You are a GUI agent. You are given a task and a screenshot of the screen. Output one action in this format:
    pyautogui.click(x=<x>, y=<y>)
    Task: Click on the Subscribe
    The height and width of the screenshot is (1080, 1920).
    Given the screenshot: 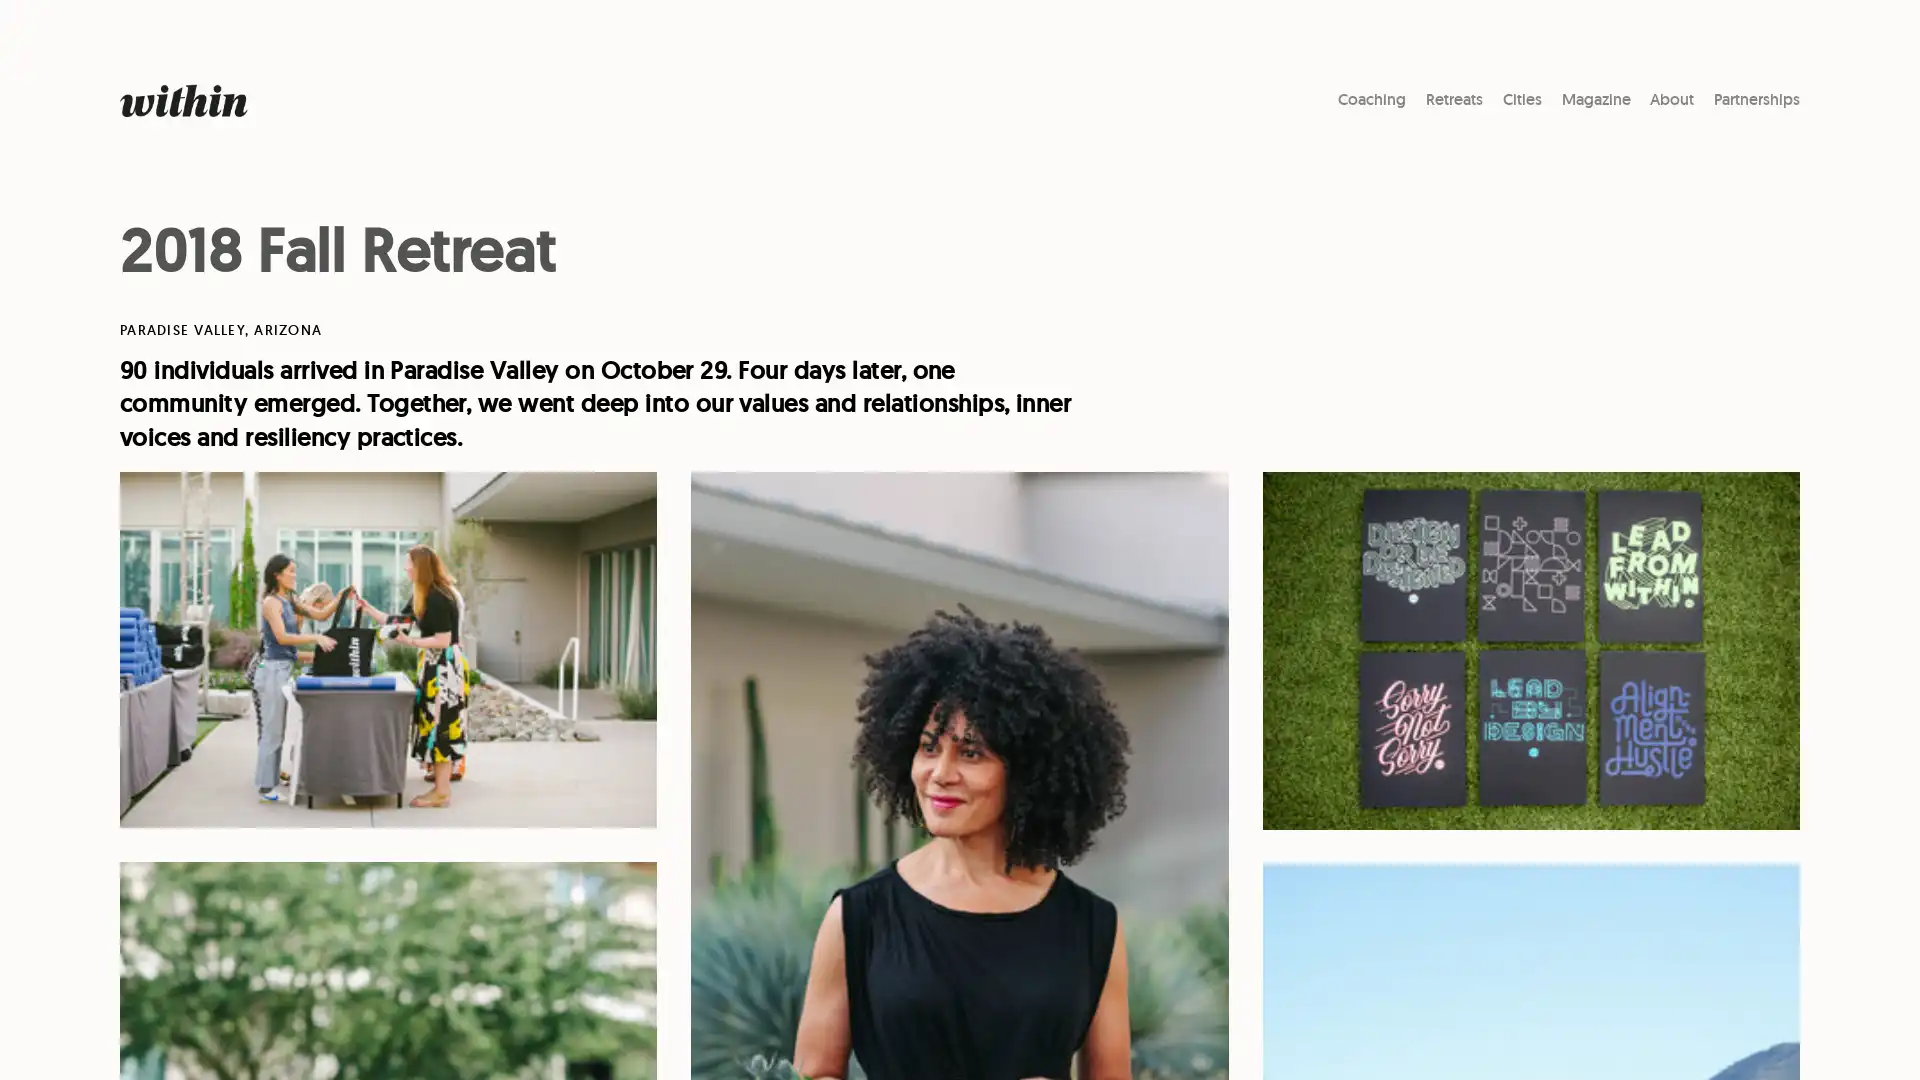 What is the action you would take?
    pyautogui.click(x=1129, y=582)
    